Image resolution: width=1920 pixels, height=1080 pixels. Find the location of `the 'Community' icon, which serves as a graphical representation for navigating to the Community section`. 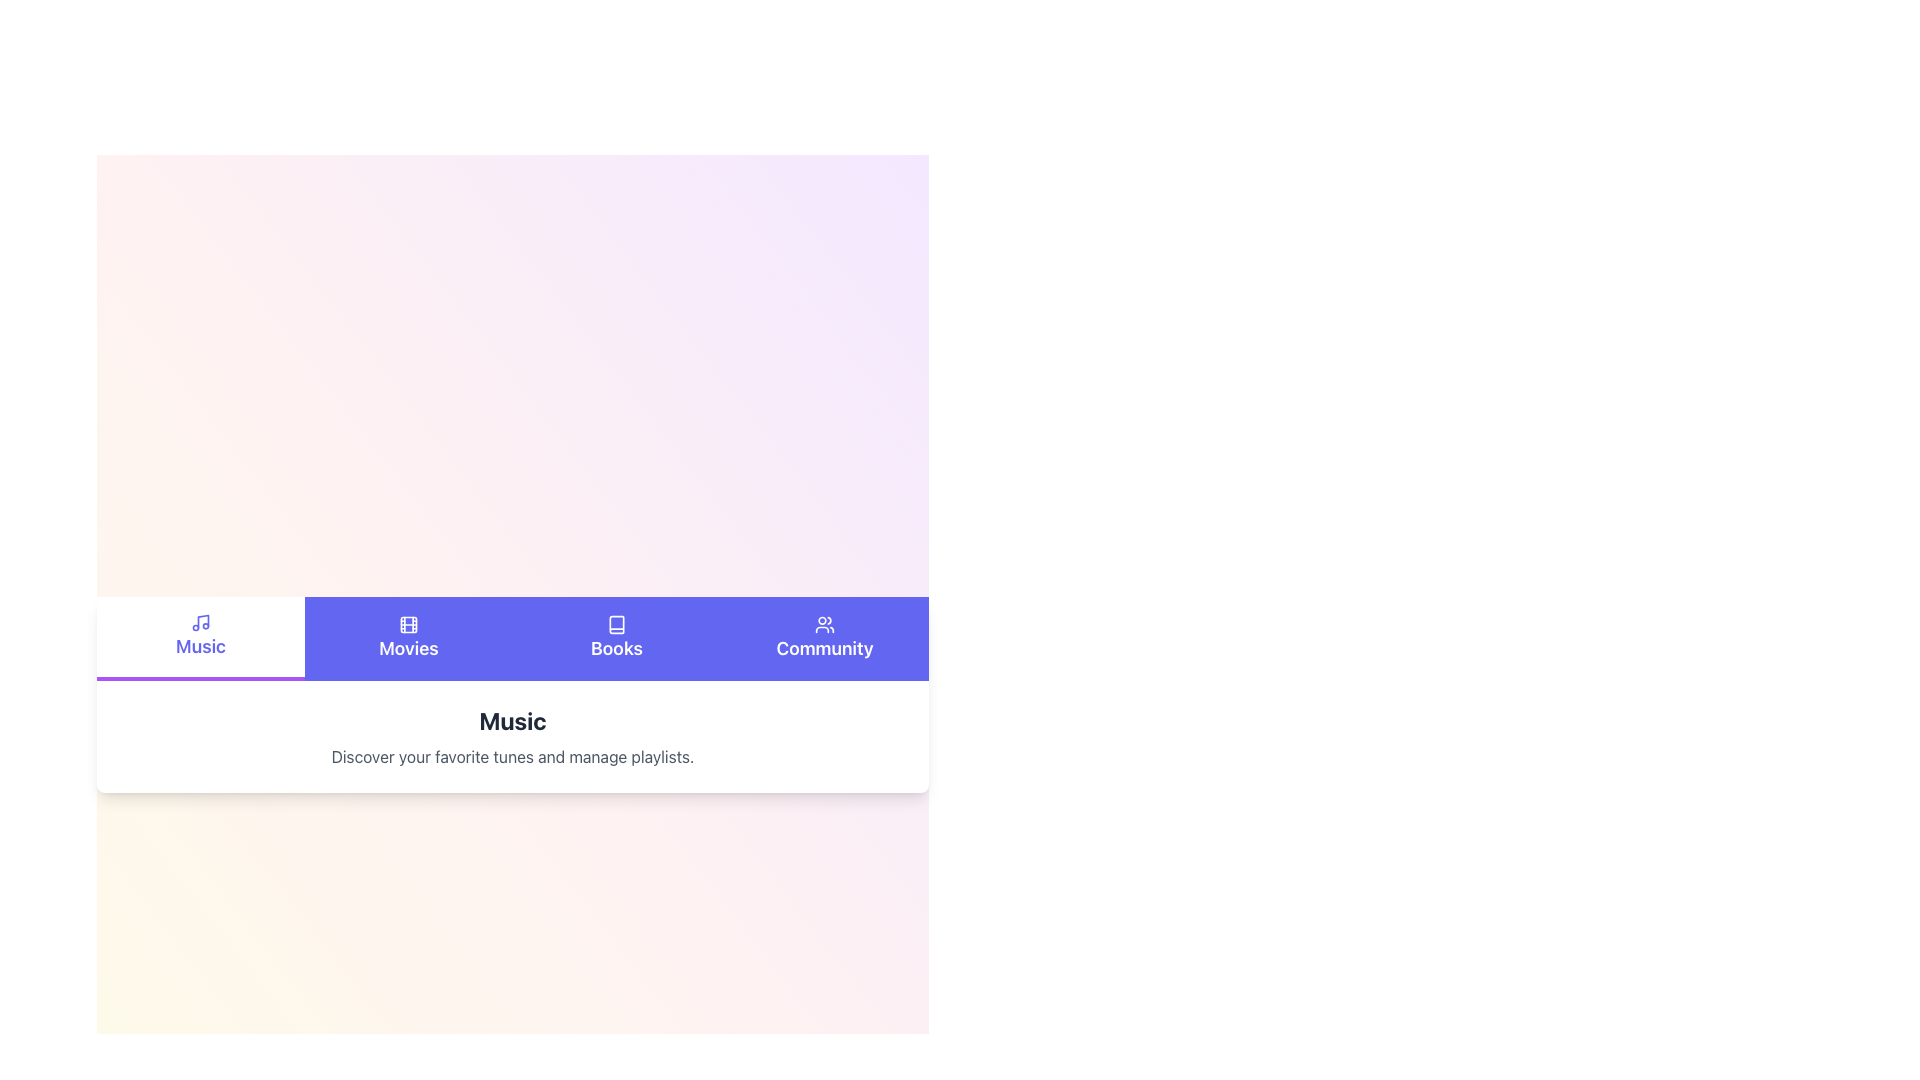

the 'Community' icon, which serves as a graphical representation for navigating to the Community section is located at coordinates (825, 623).